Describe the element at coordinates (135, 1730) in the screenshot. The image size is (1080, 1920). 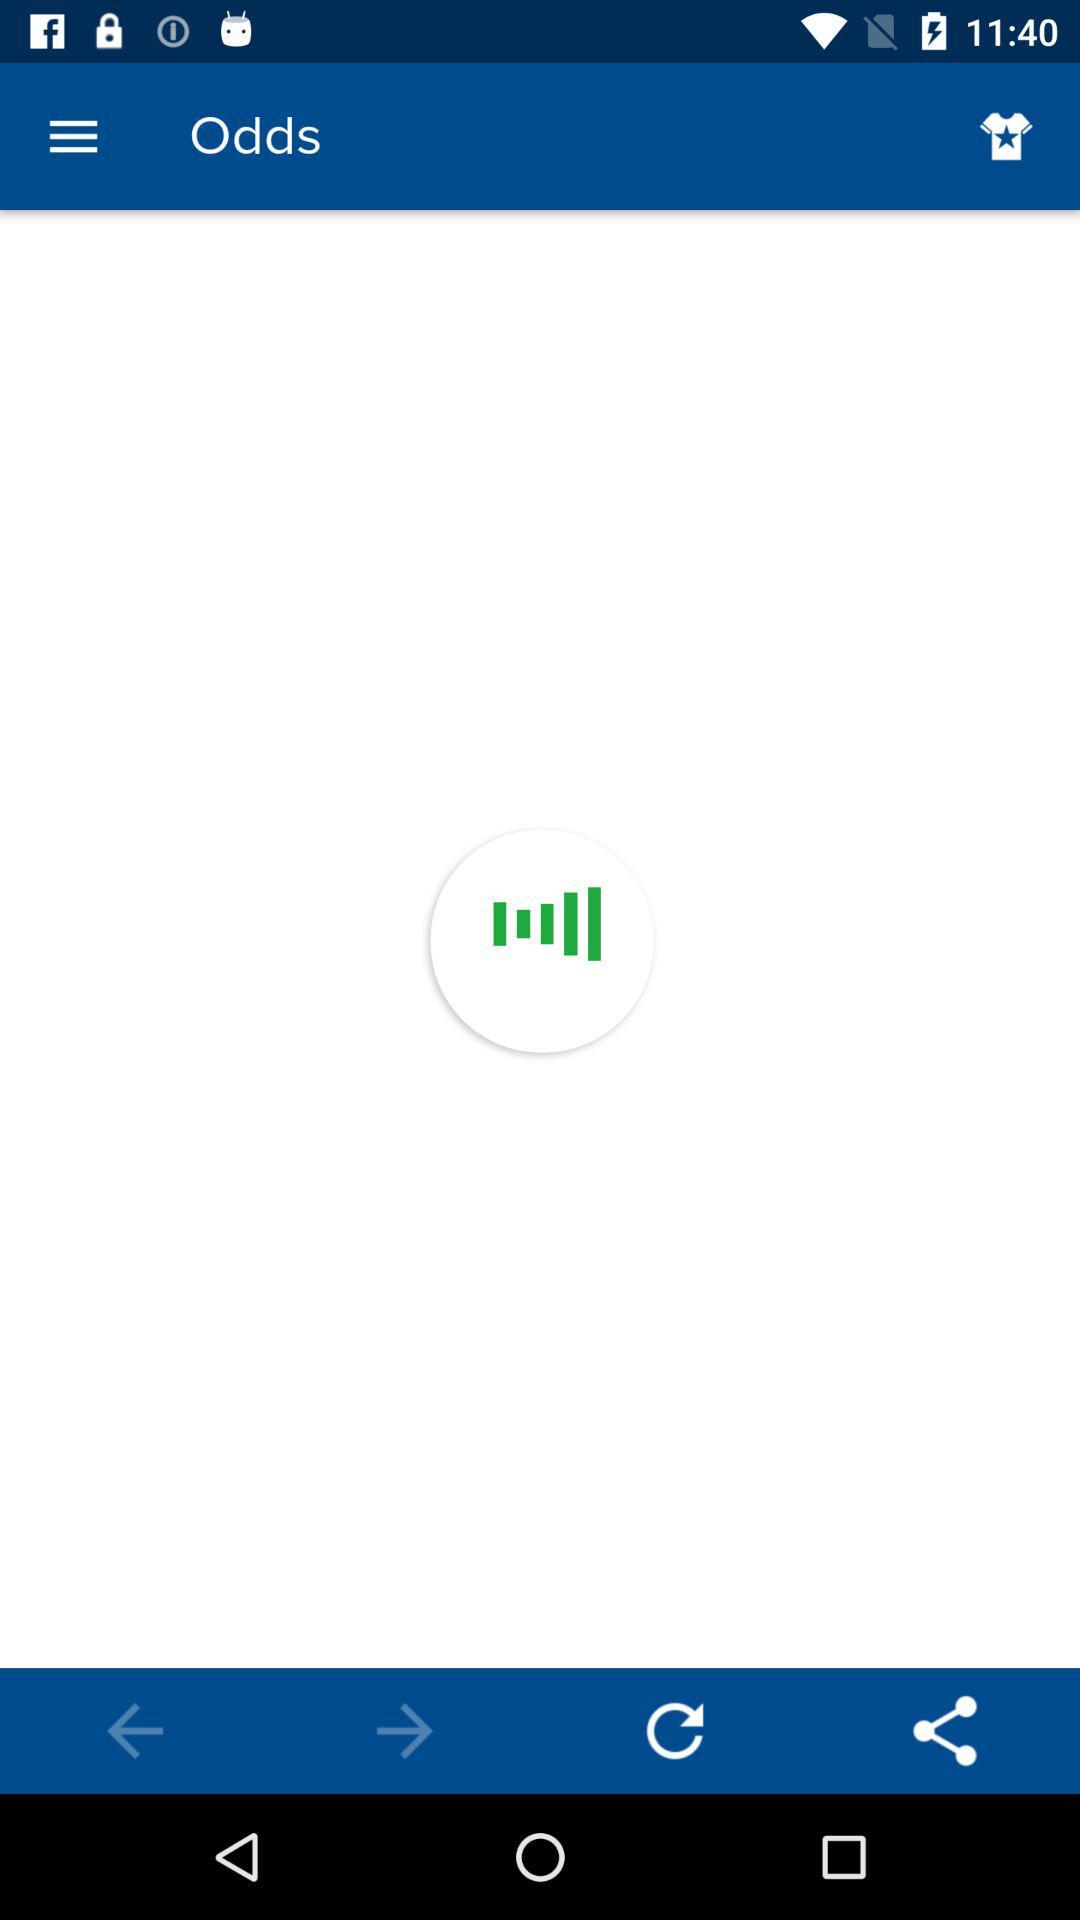
I see `go back` at that location.